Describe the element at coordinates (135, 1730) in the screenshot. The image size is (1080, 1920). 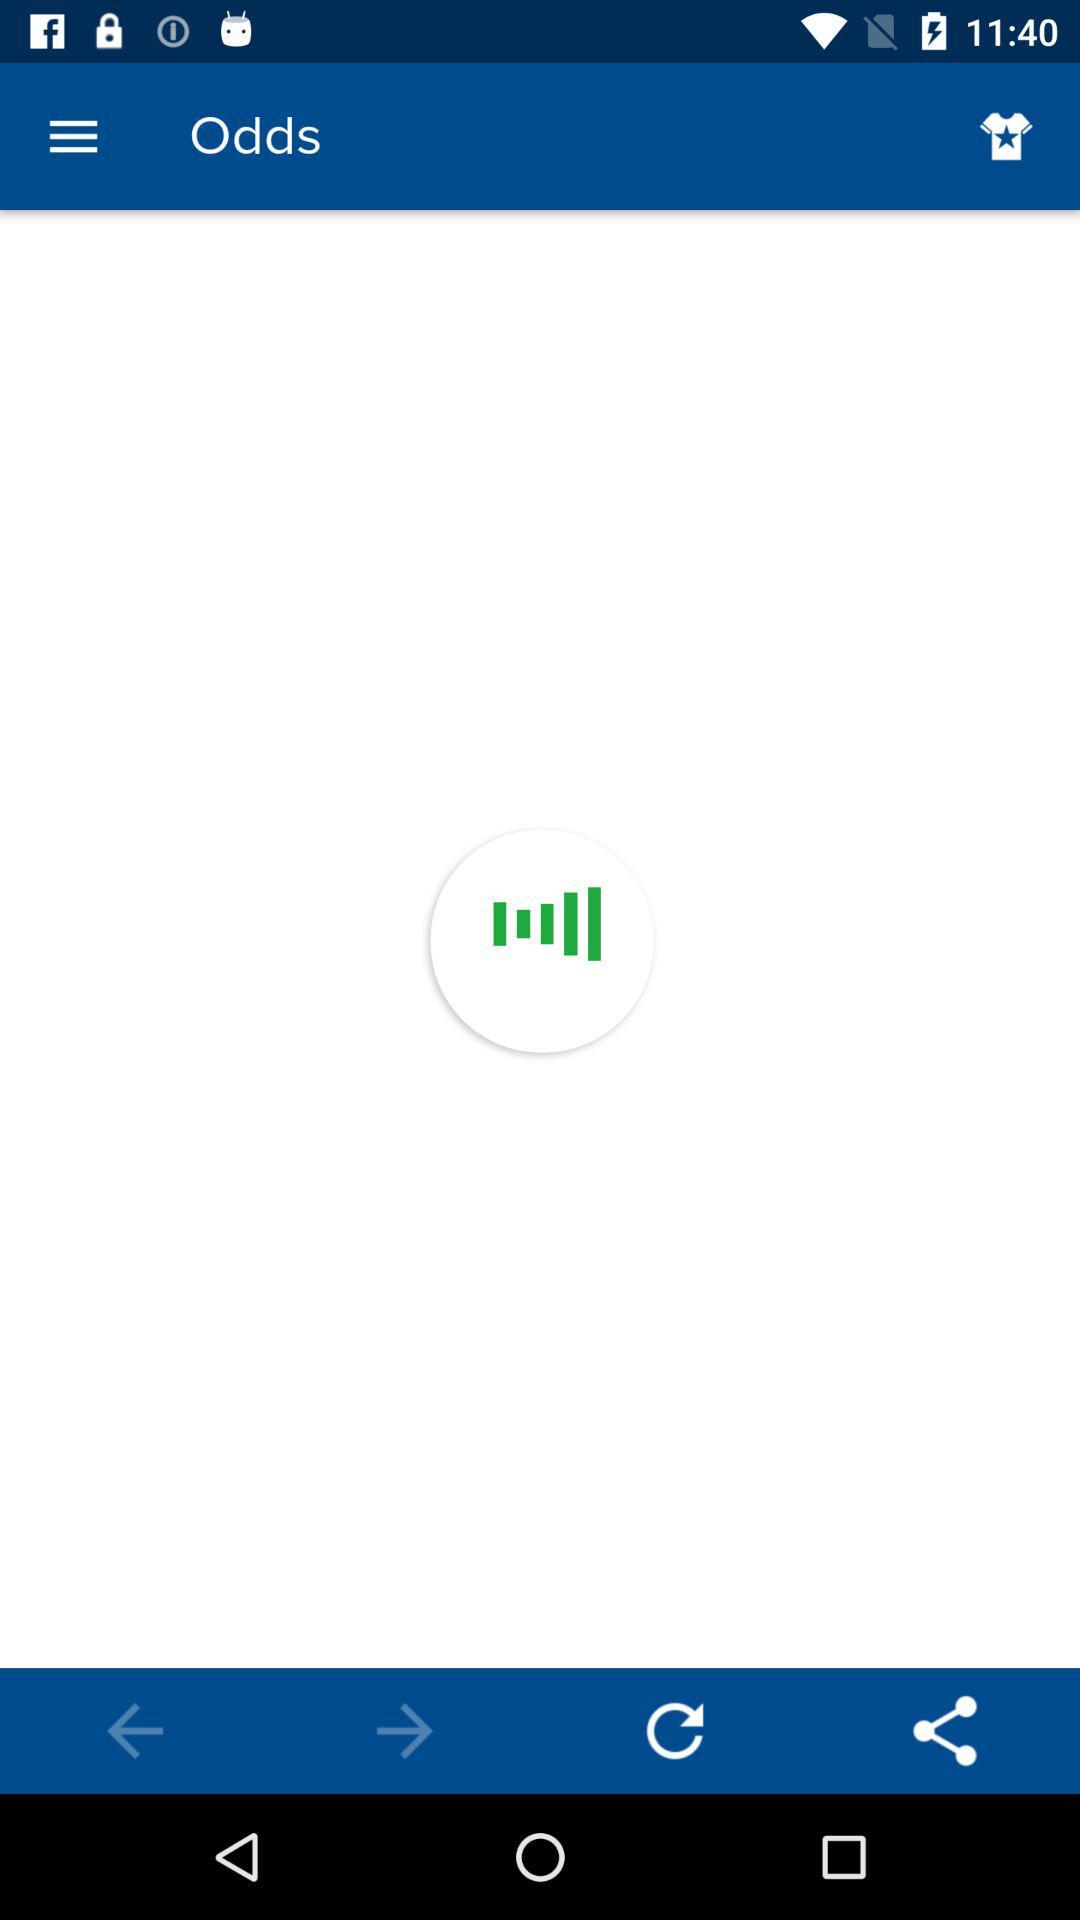
I see `go back` at that location.